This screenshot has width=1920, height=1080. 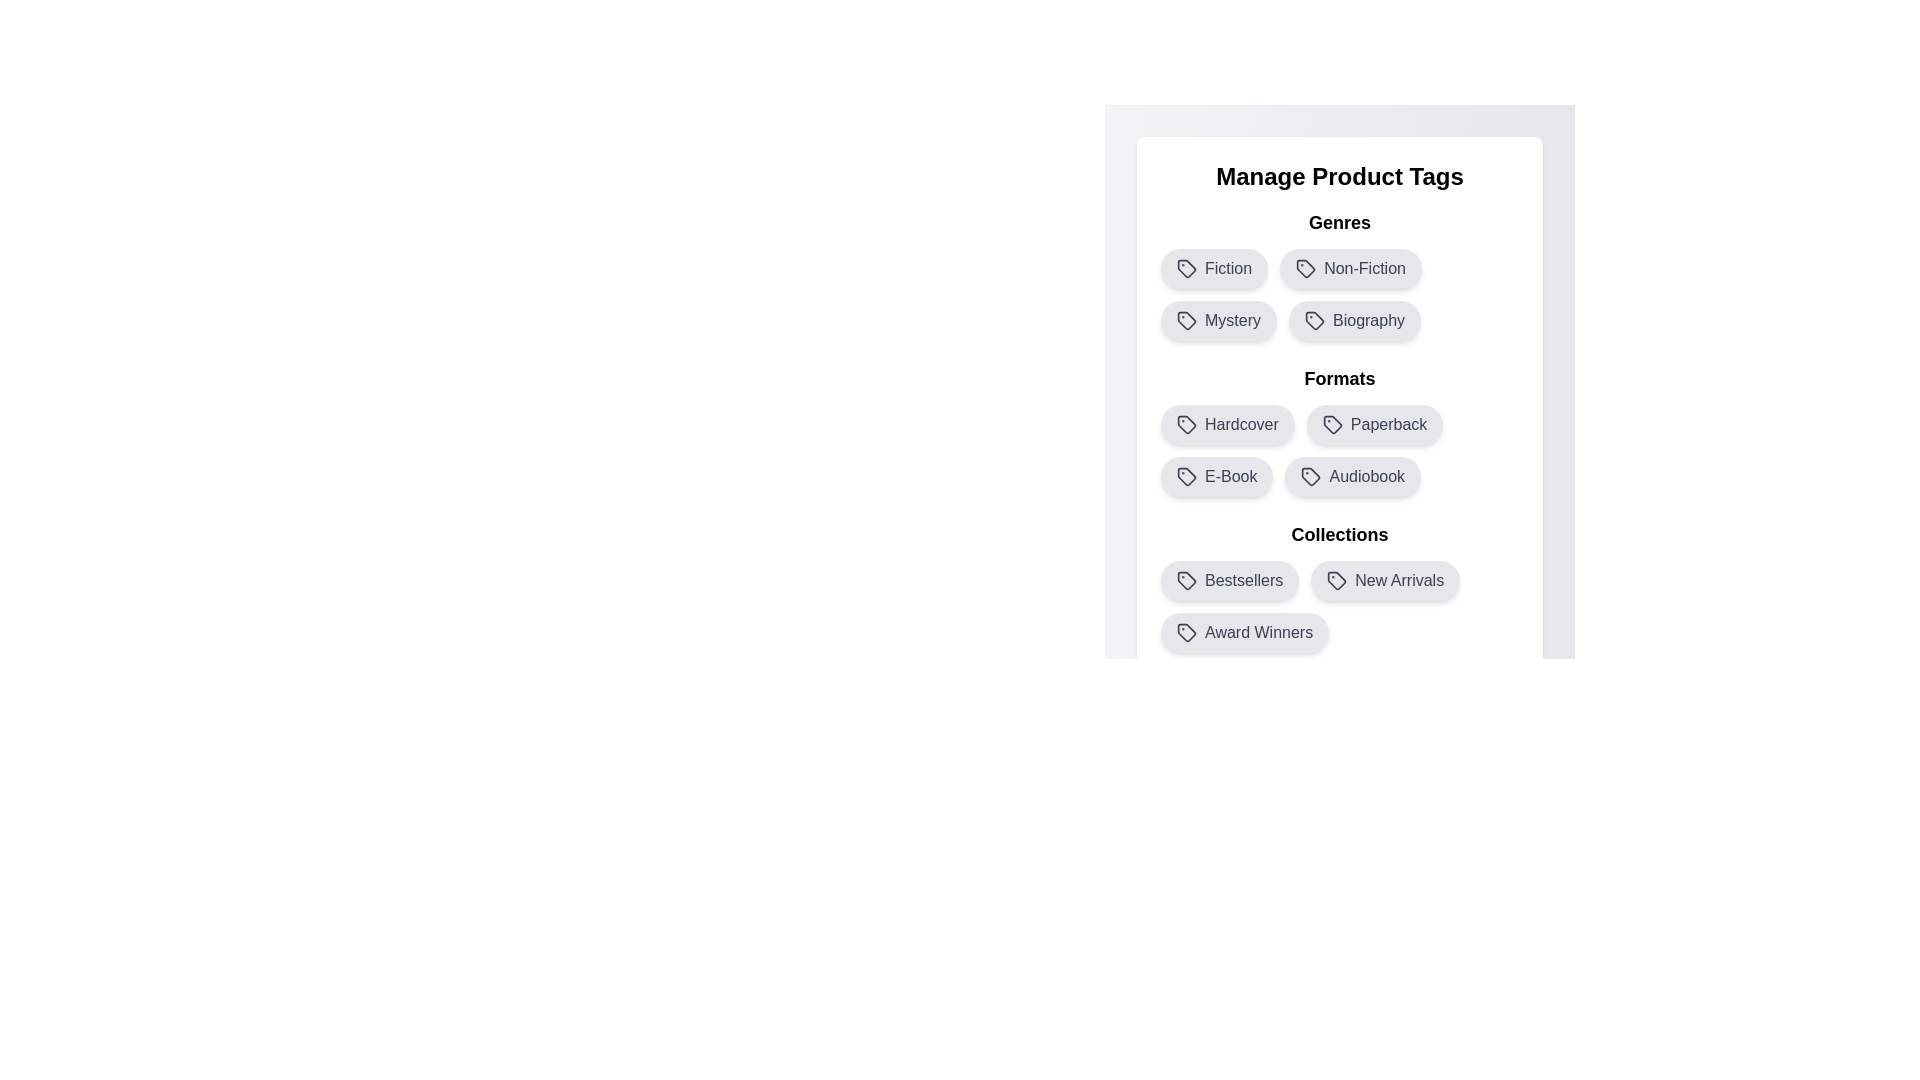 I want to click on the 'Non-Fiction' genre tag, which is the second tag under the 'Genres' section, so click(x=1339, y=274).